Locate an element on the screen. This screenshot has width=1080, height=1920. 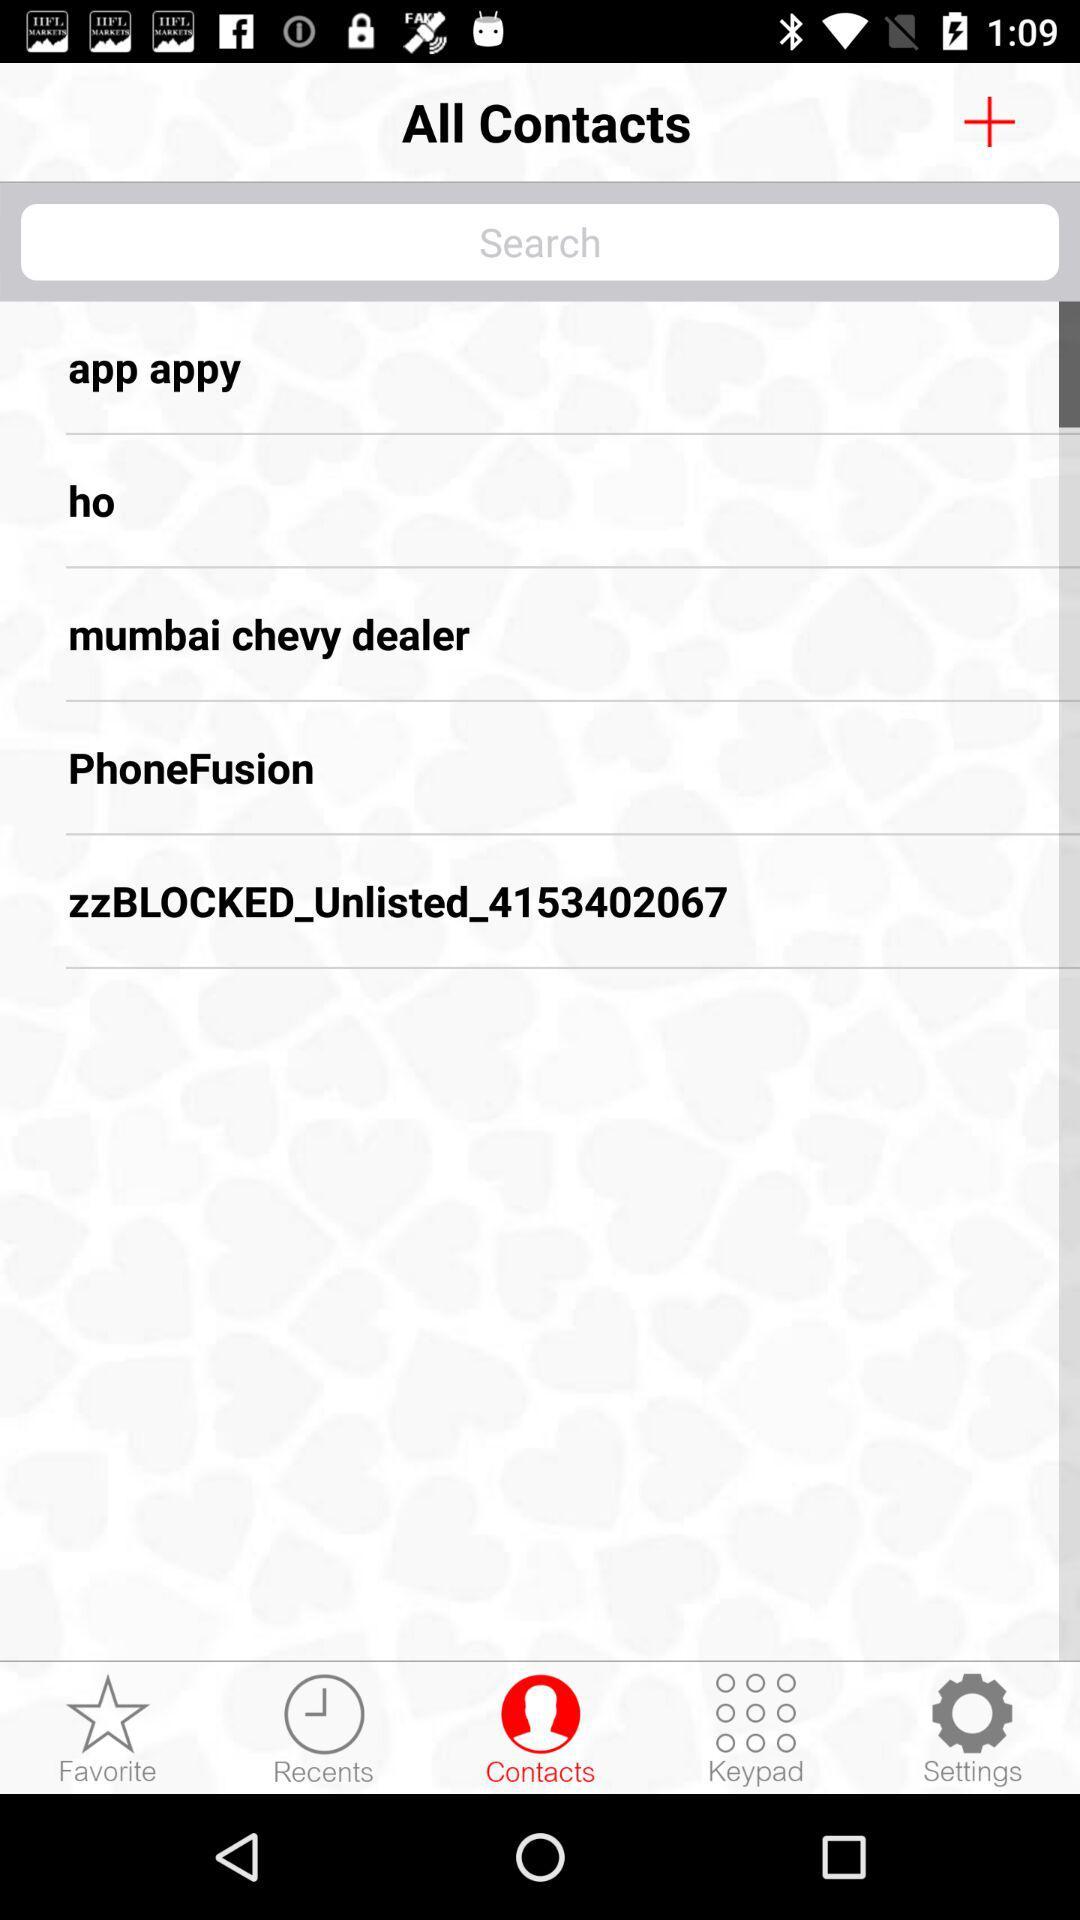
the star icon is located at coordinates (108, 1728).